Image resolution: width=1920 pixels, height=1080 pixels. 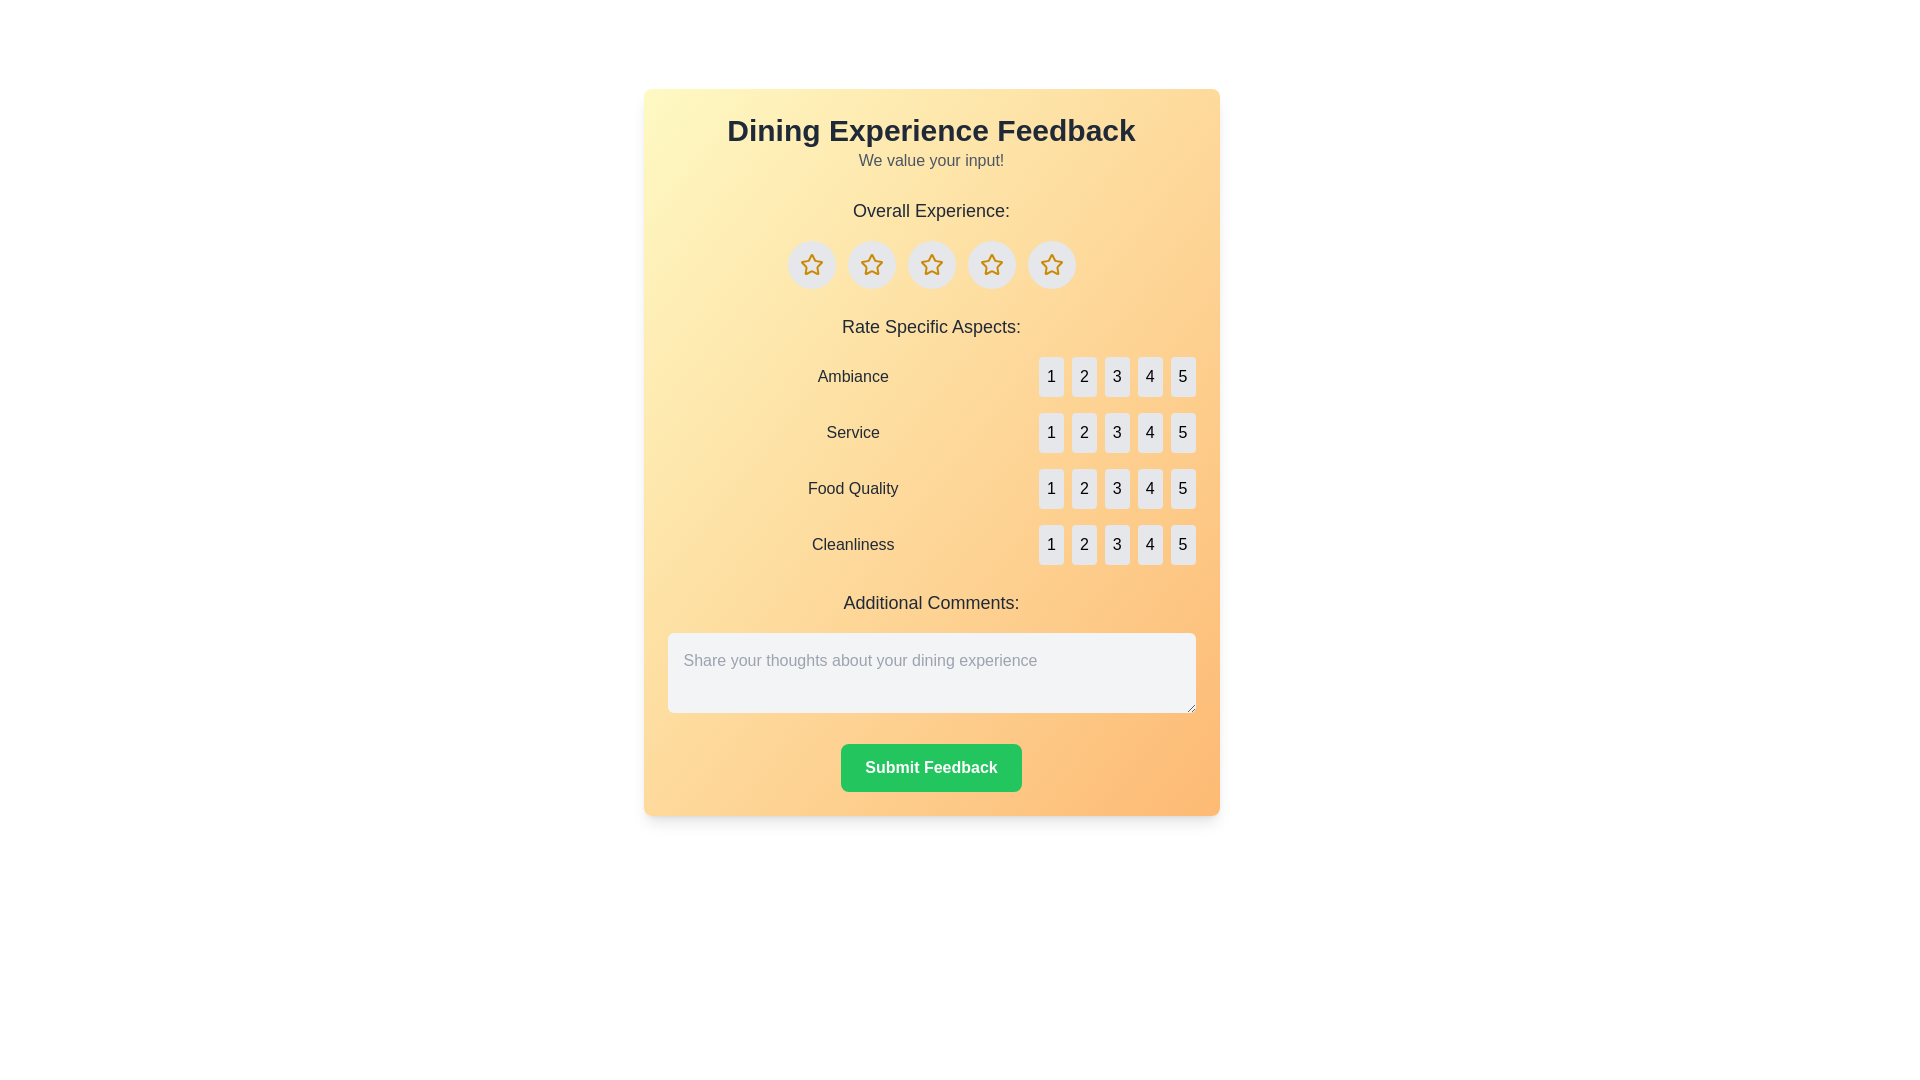 I want to click on the supportive text label located centrally below the 'Dining Experience Feedback' title in the header section of the interface, so click(x=930, y=160).